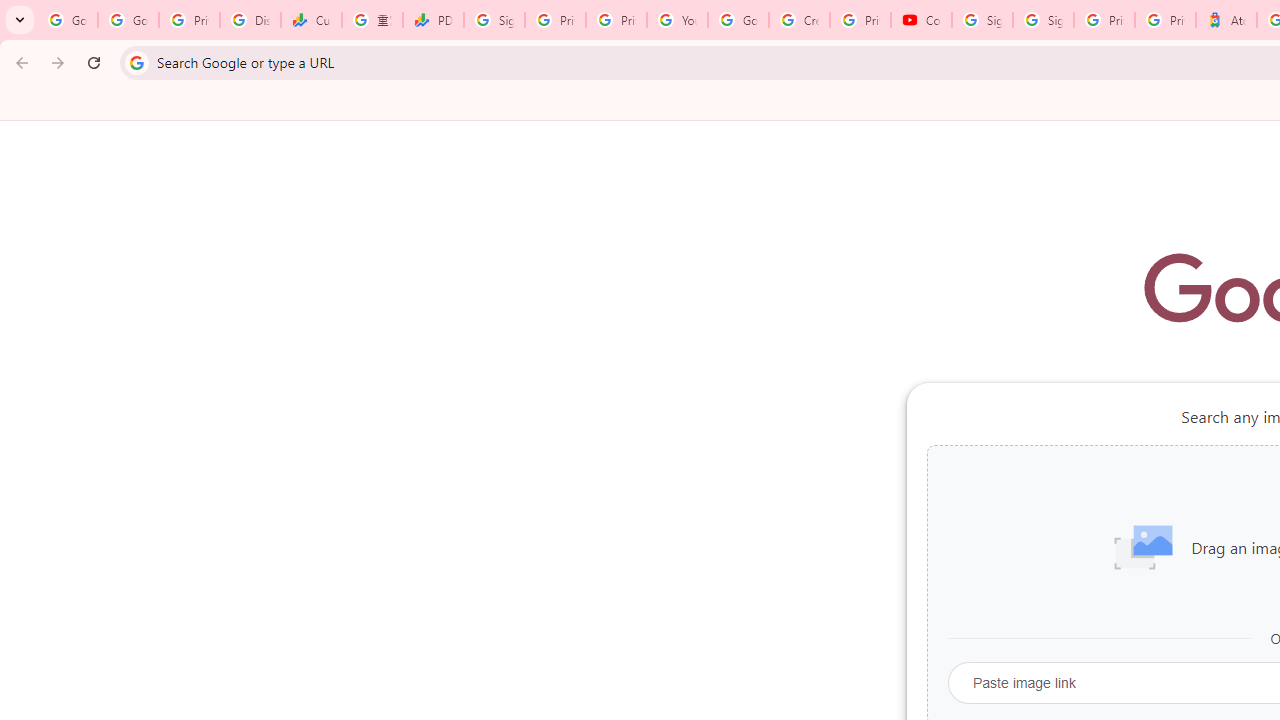 The height and width of the screenshot is (720, 1280). Describe the element at coordinates (310, 20) in the screenshot. I see `'Currencies - Google Finance'` at that location.